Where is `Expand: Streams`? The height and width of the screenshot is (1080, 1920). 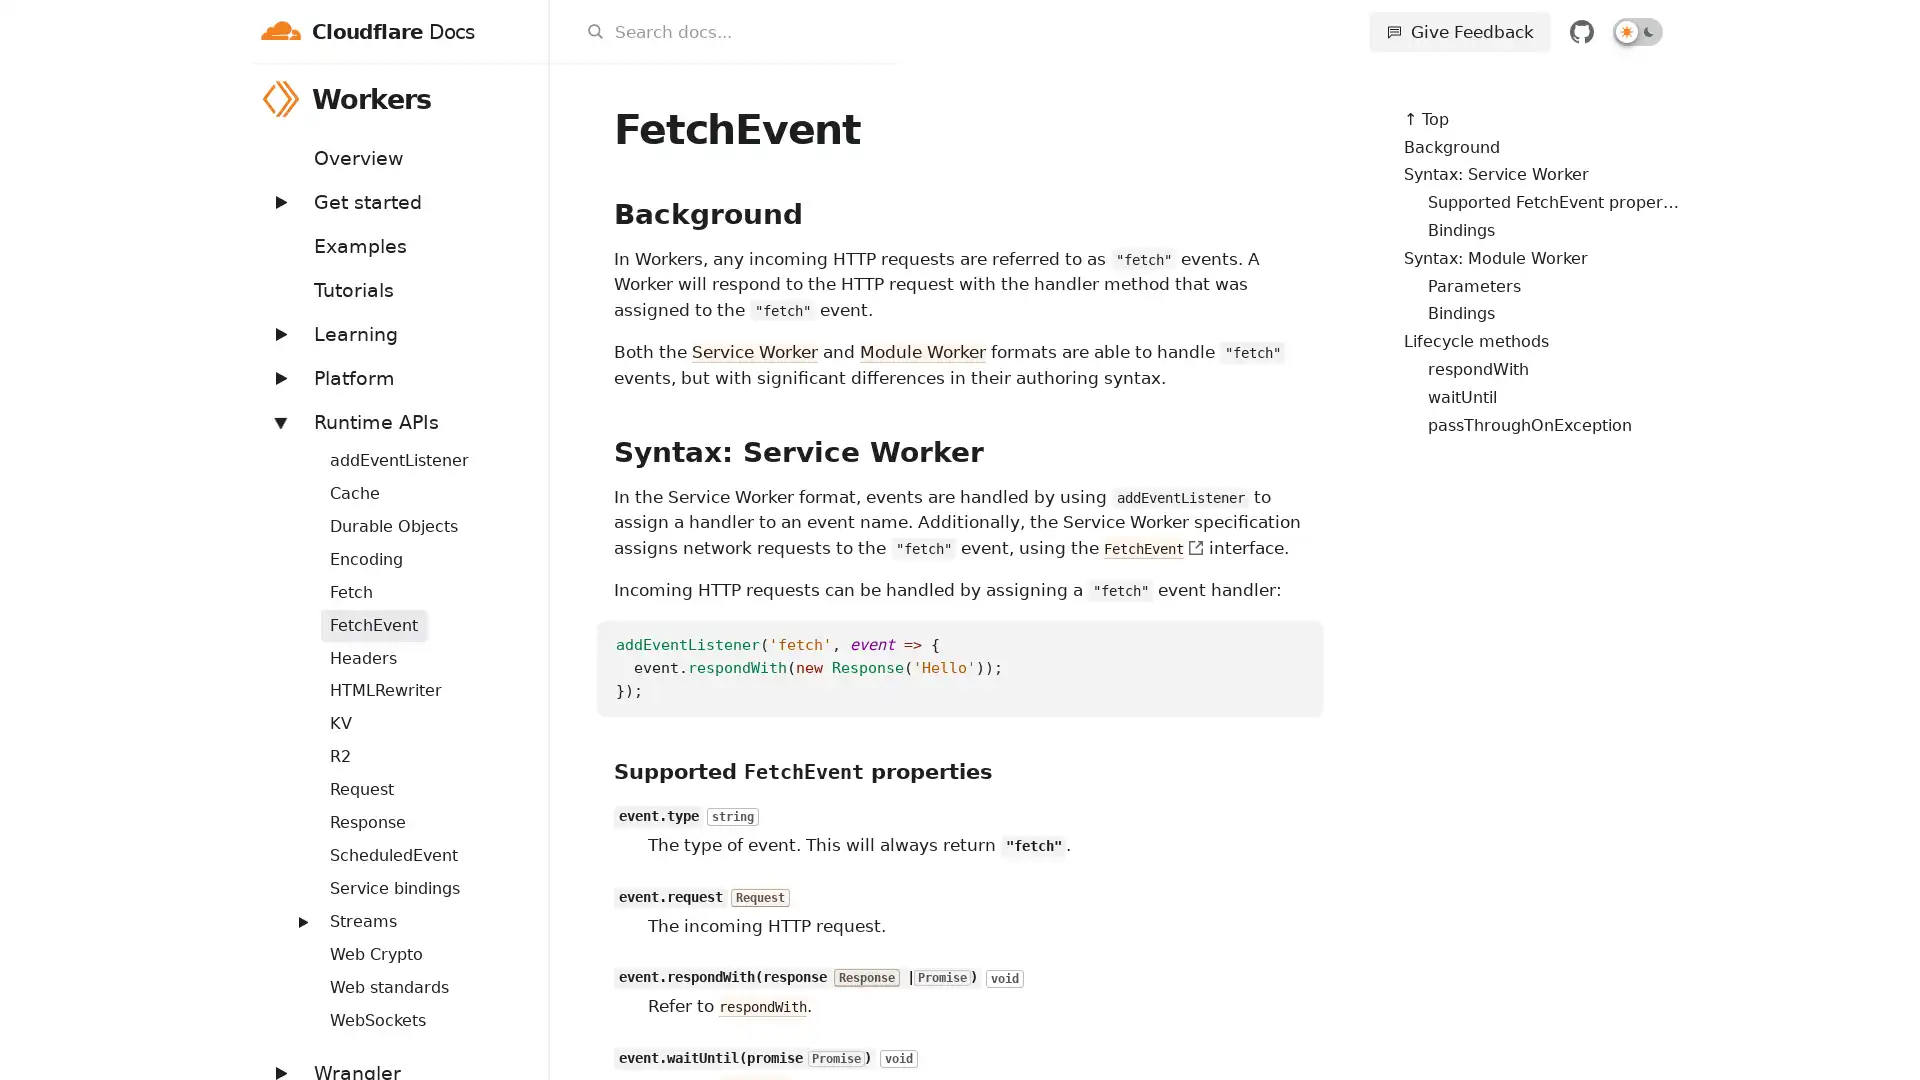
Expand: Streams is located at coordinates (301, 921).